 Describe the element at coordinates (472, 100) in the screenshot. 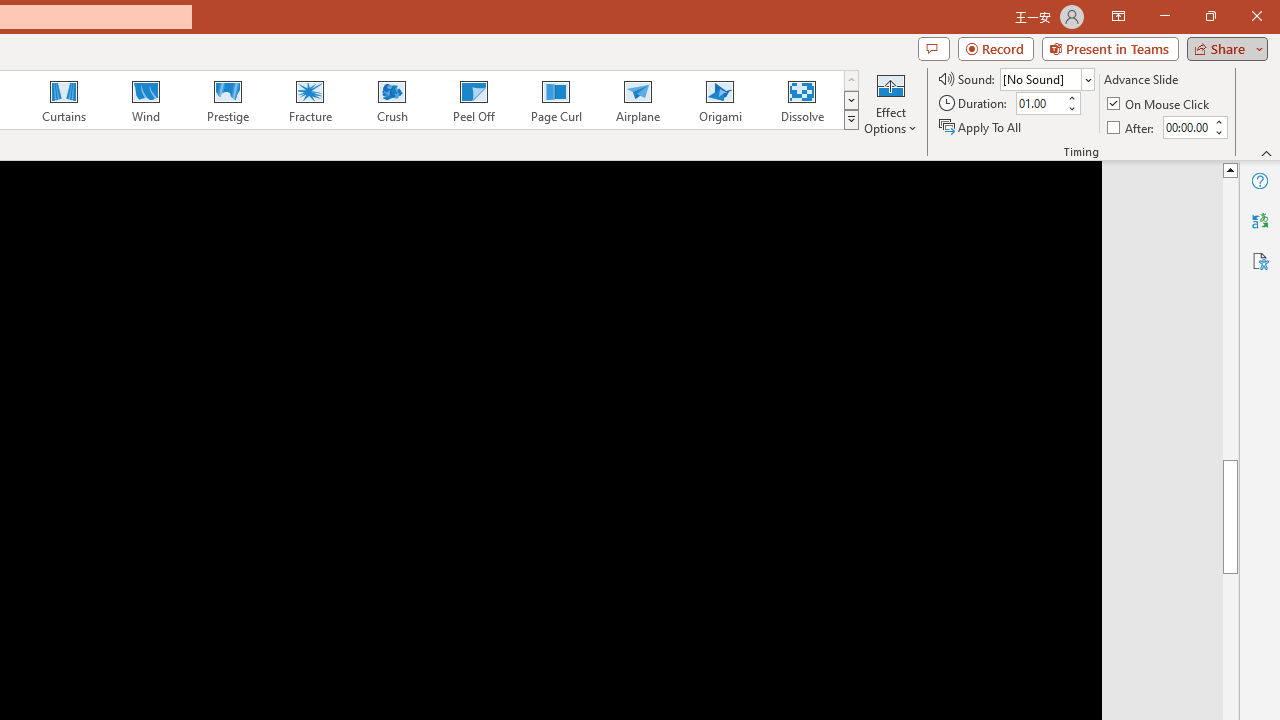

I see `'Peel Off'` at that location.